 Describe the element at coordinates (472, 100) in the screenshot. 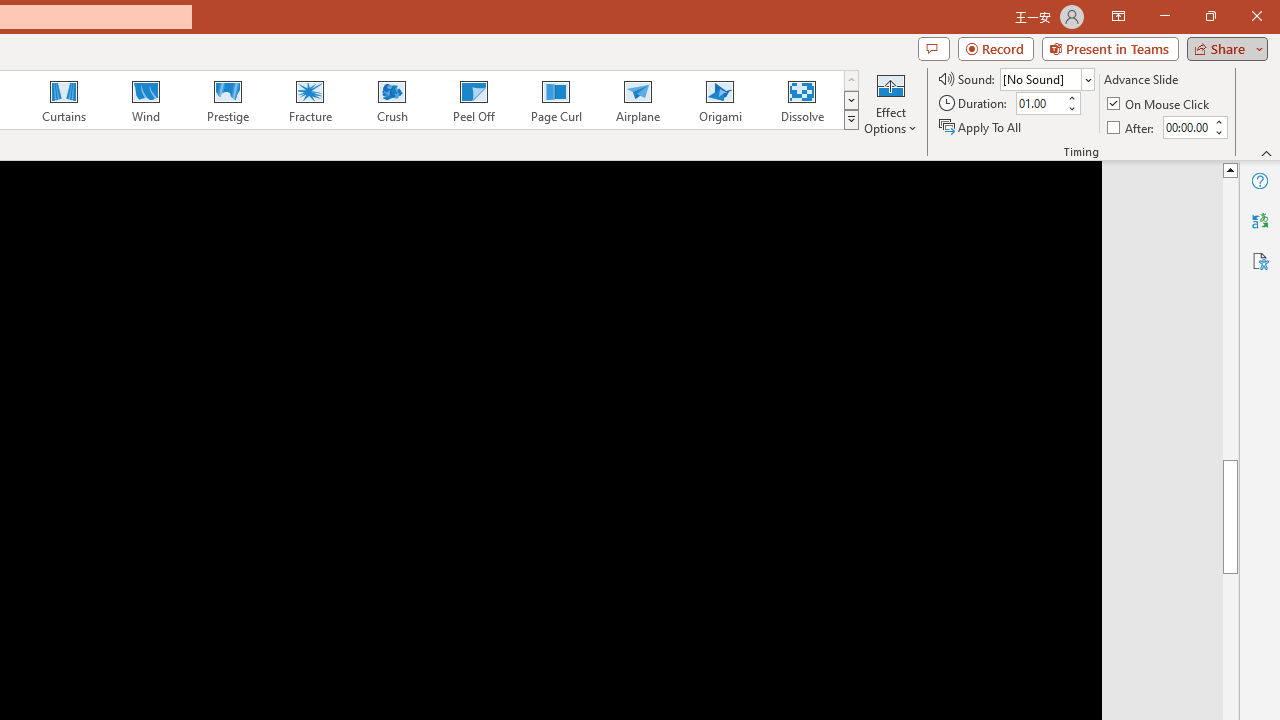

I see `'Peel Off'` at that location.